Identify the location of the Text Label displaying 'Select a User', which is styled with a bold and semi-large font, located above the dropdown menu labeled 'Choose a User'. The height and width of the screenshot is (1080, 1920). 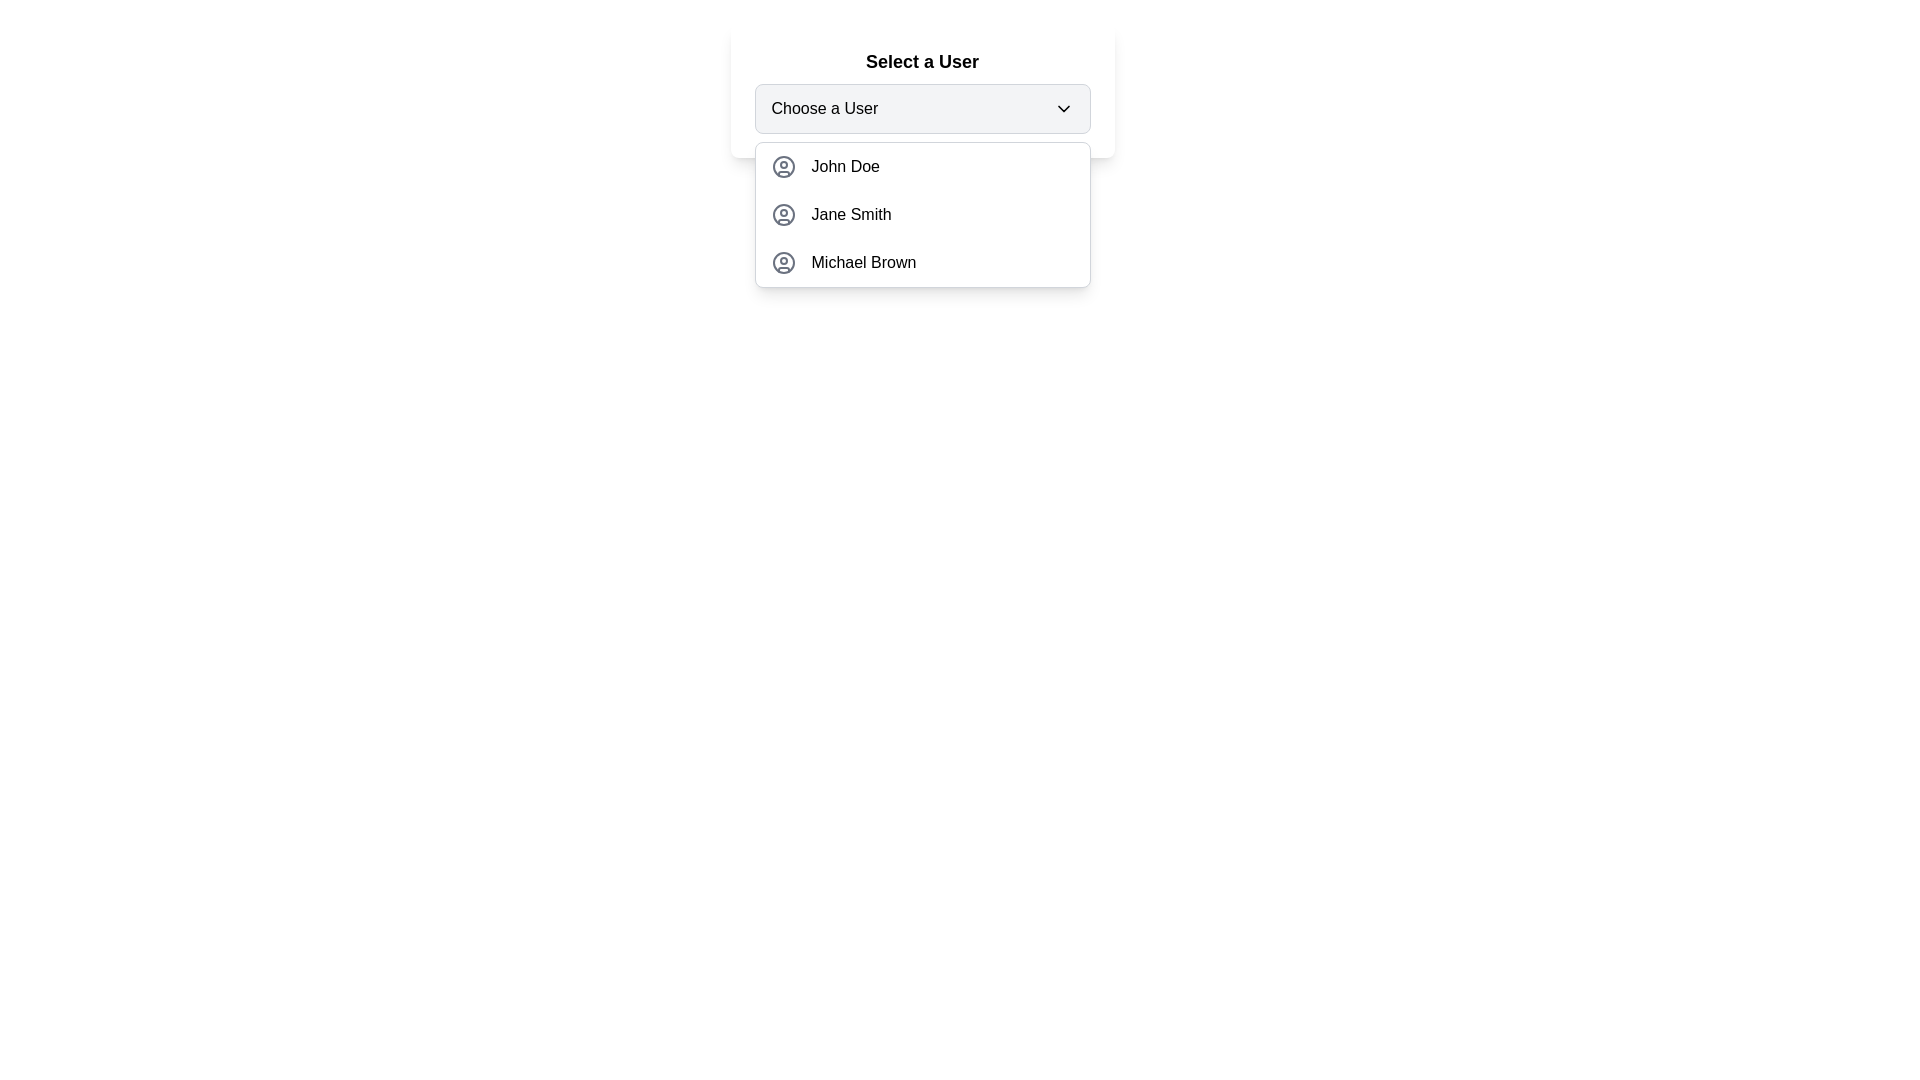
(921, 60).